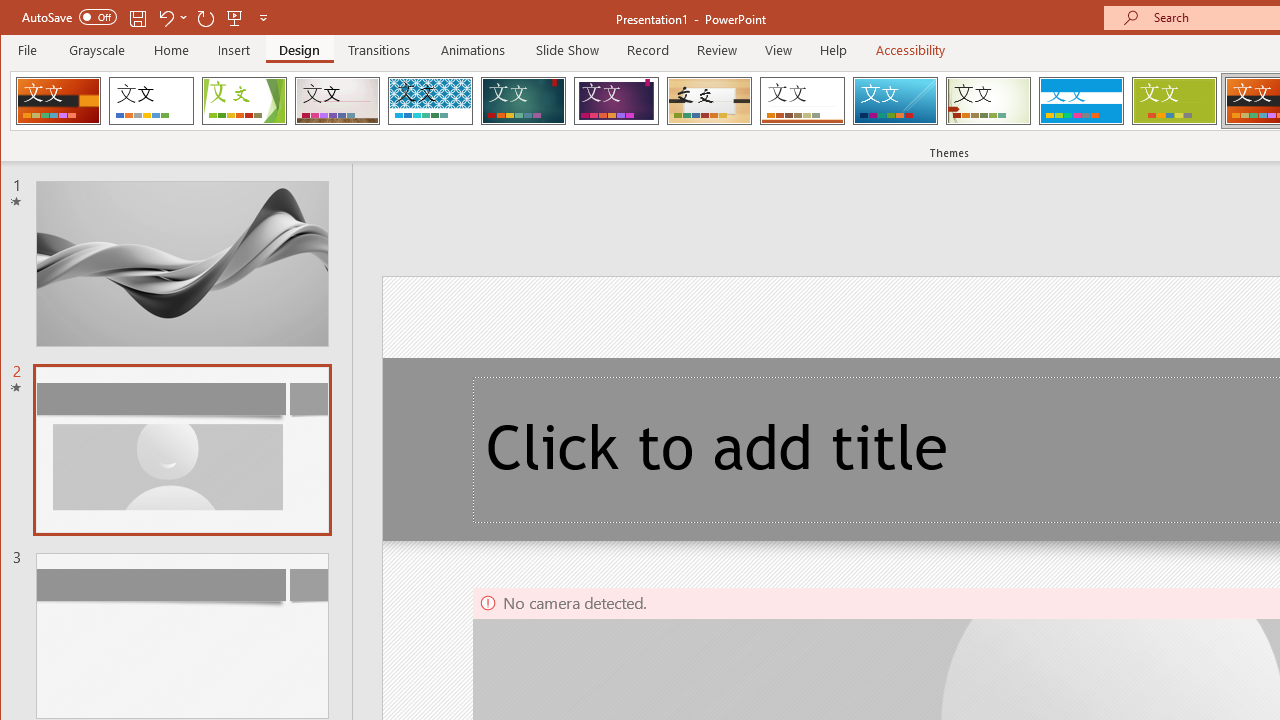 Image resolution: width=1280 pixels, height=720 pixels. What do you see at coordinates (709, 100) in the screenshot?
I see `'Organic'` at bounding box center [709, 100].